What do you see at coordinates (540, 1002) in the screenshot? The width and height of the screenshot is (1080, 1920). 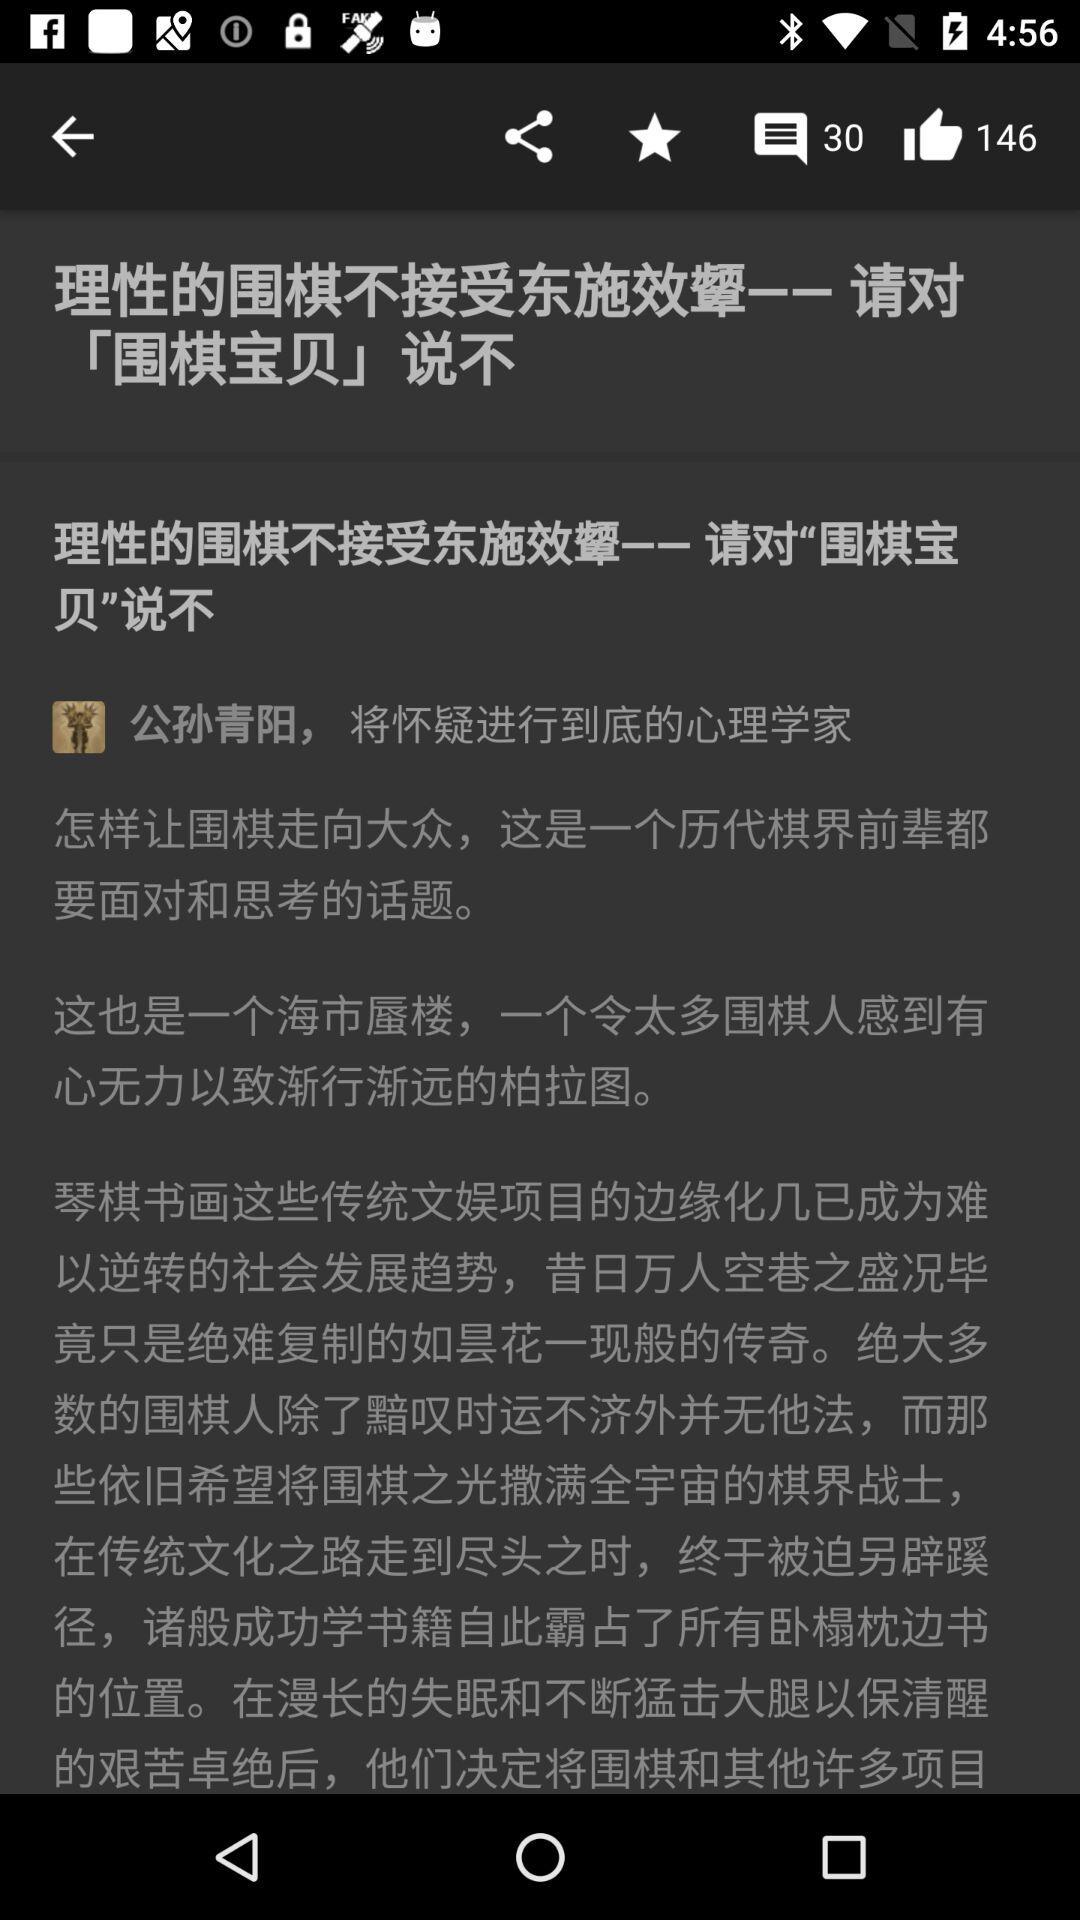 I see `article in middle` at bounding box center [540, 1002].